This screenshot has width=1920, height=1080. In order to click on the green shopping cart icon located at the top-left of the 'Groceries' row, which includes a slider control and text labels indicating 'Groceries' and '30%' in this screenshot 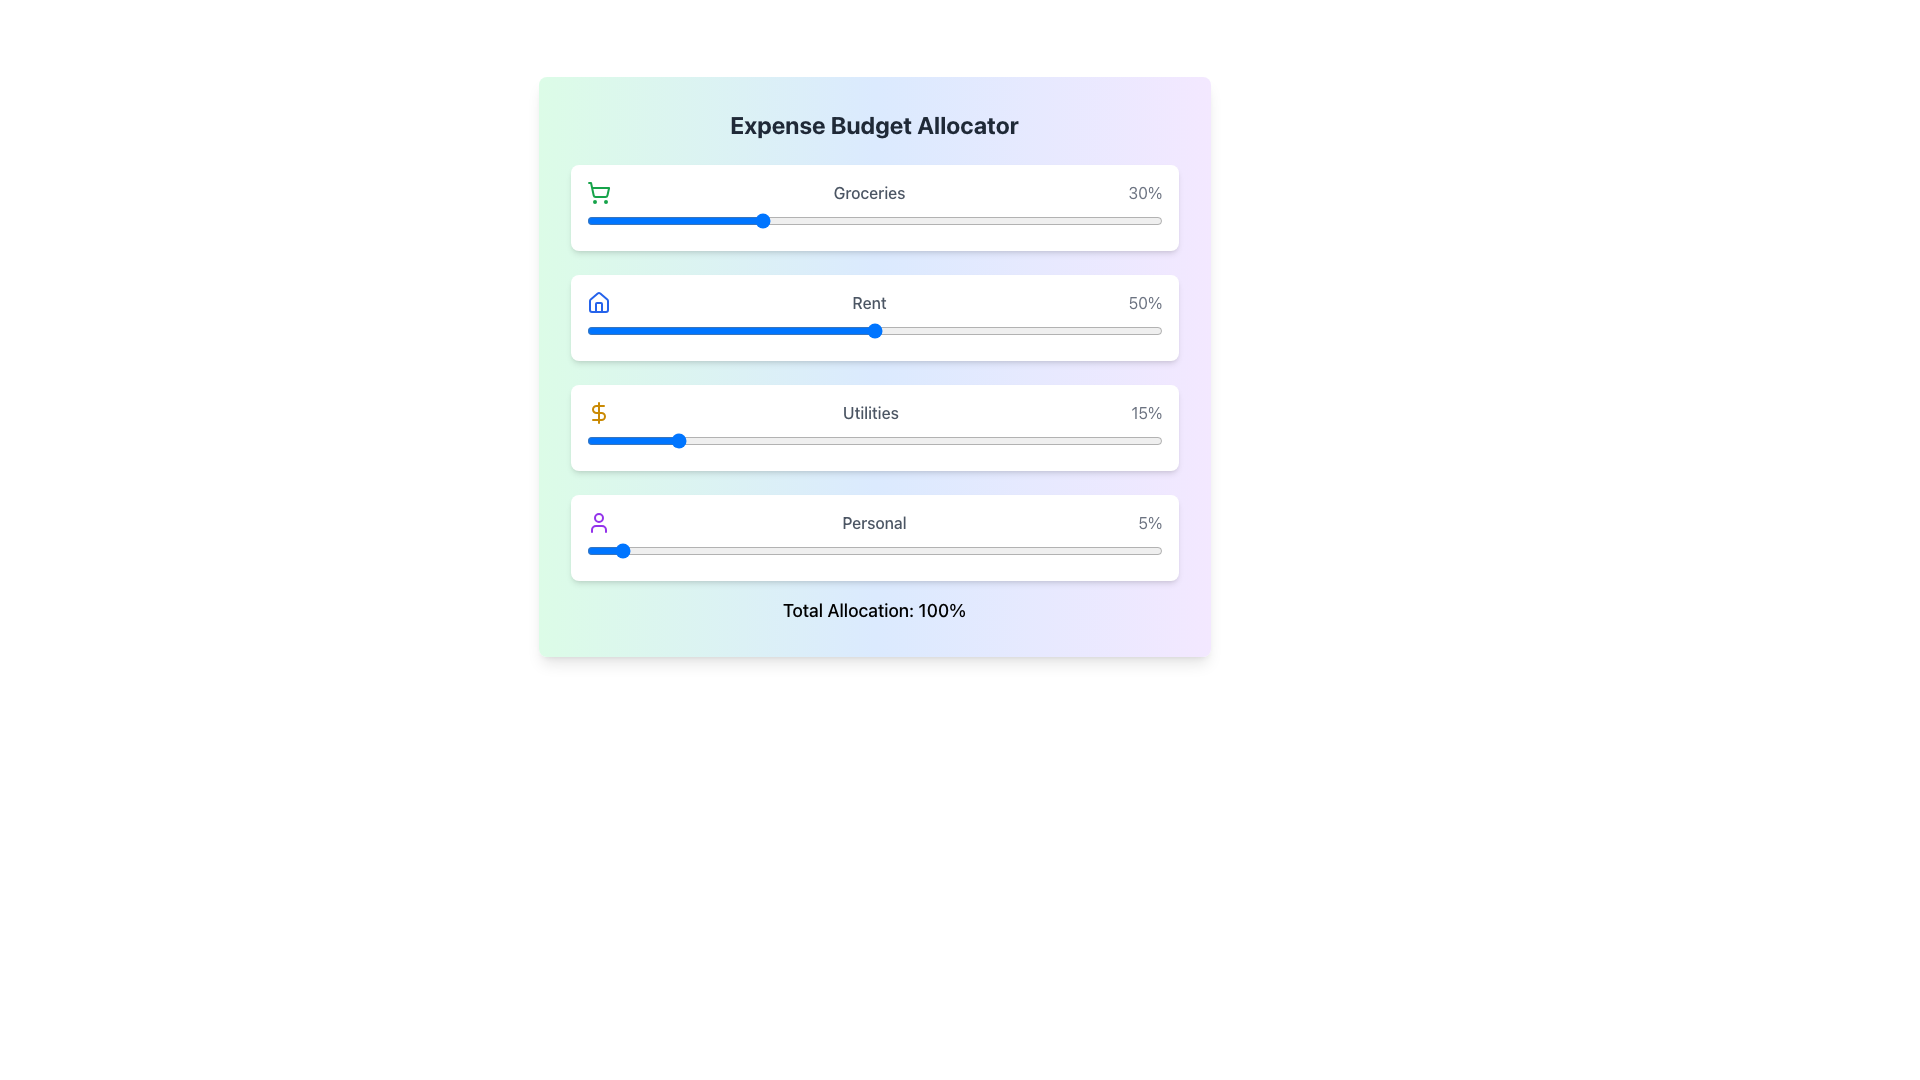, I will do `click(597, 192)`.